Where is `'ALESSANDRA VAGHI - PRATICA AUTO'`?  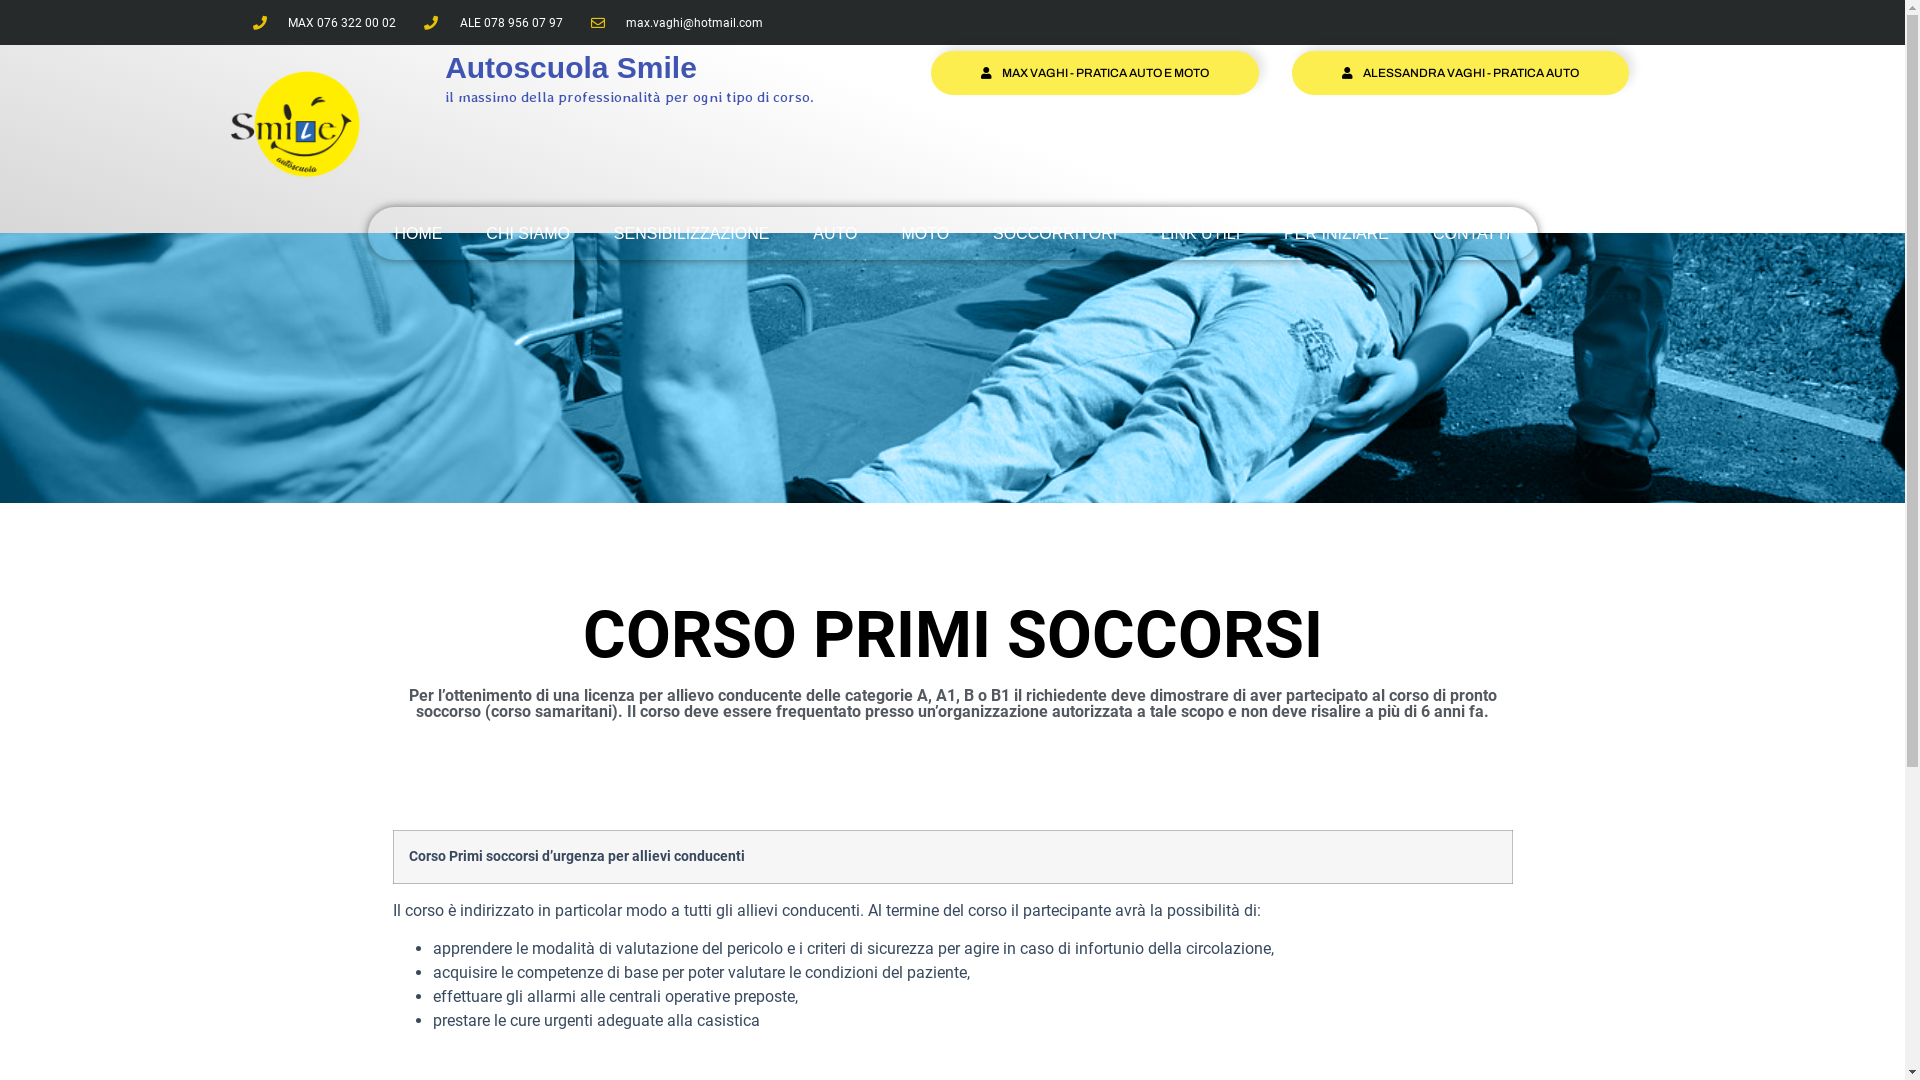
'ALESSANDRA VAGHI - PRATICA AUTO' is located at coordinates (1460, 72).